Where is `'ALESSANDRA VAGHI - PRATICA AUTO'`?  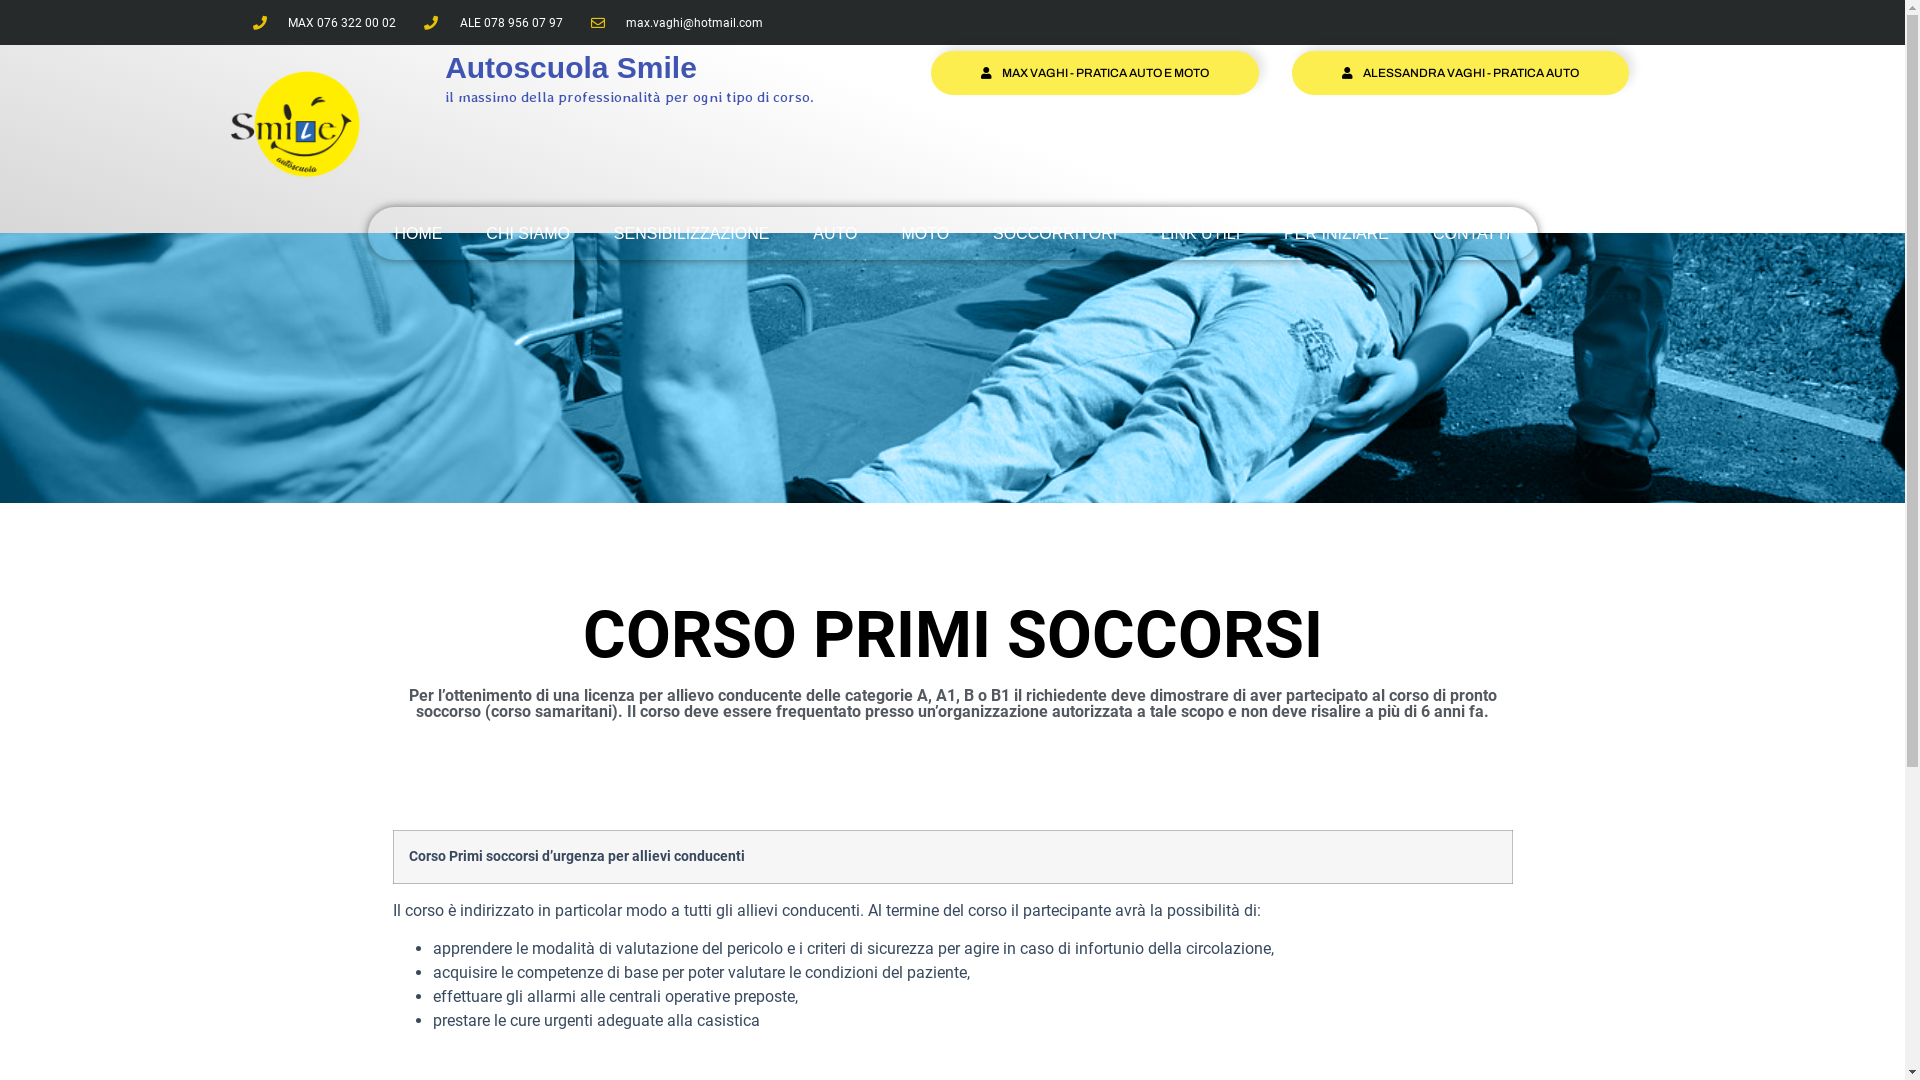
'ALESSANDRA VAGHI - PRATICA AUTO' is located at coordinates (1460, 72).